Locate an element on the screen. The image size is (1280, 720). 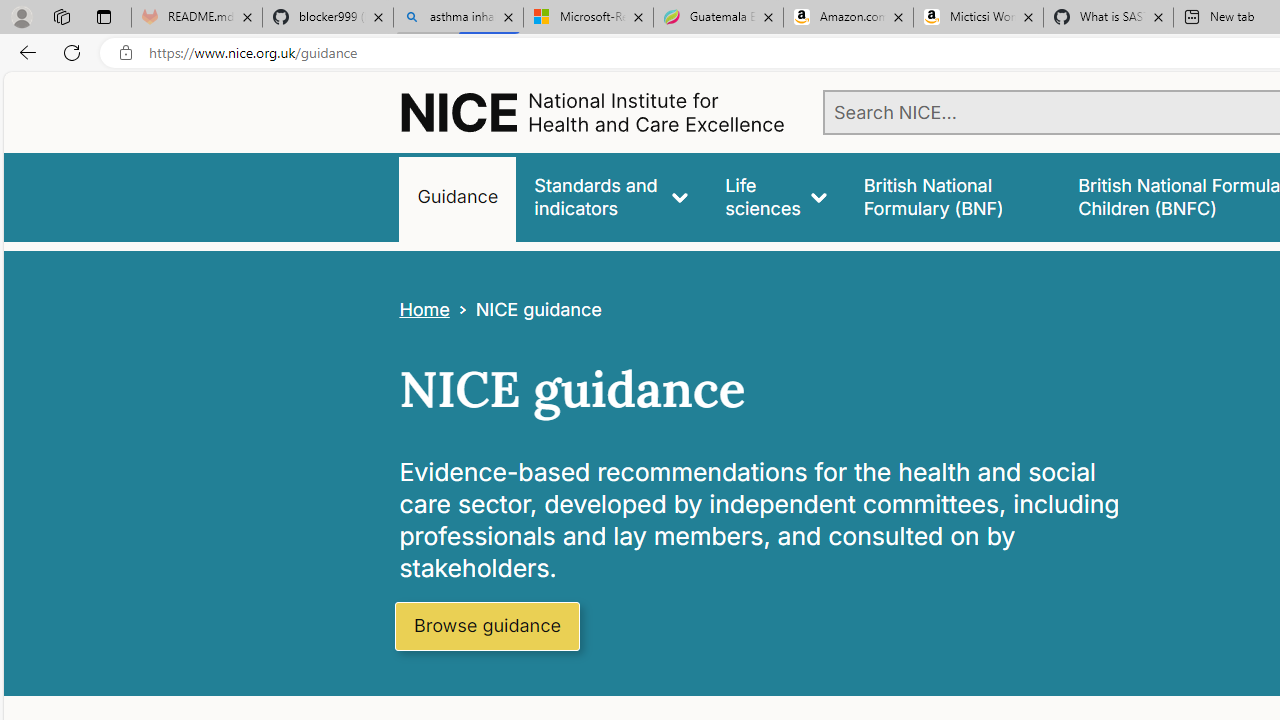
'Life sciences' is located at coordinates (775, 197).